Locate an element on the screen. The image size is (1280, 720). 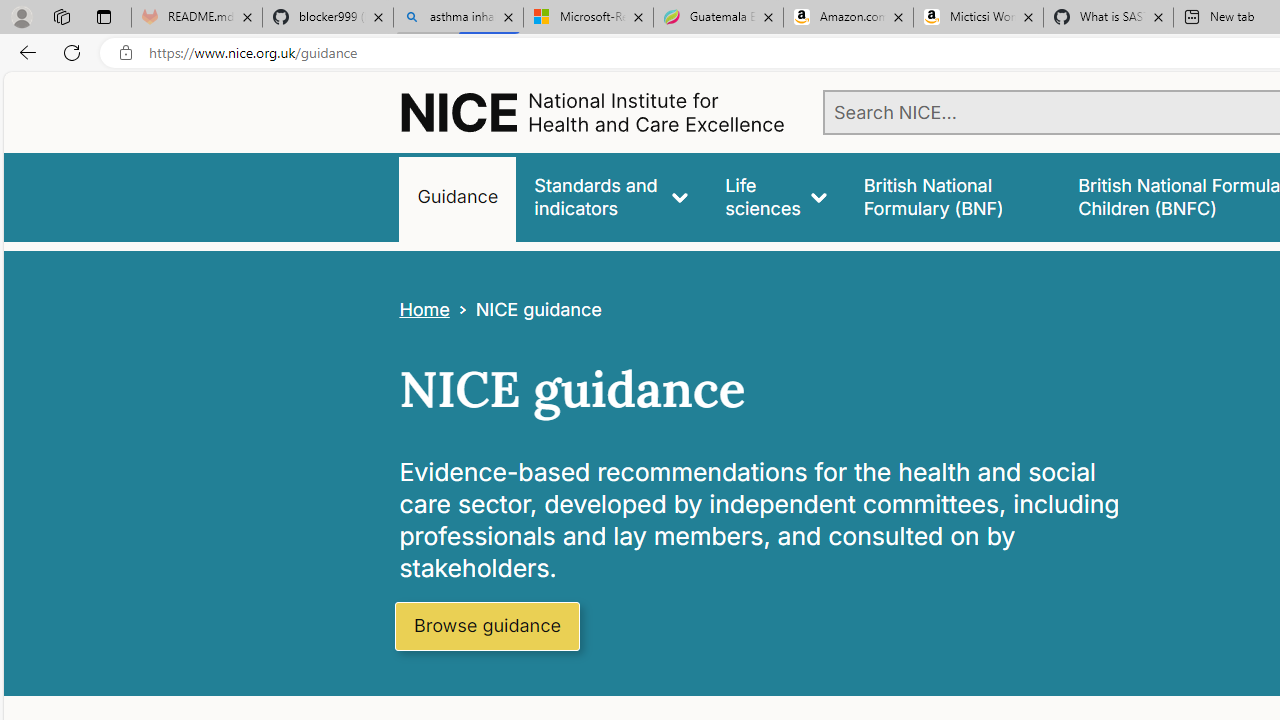
'Life sciences' is located at coordinates (775, 197).